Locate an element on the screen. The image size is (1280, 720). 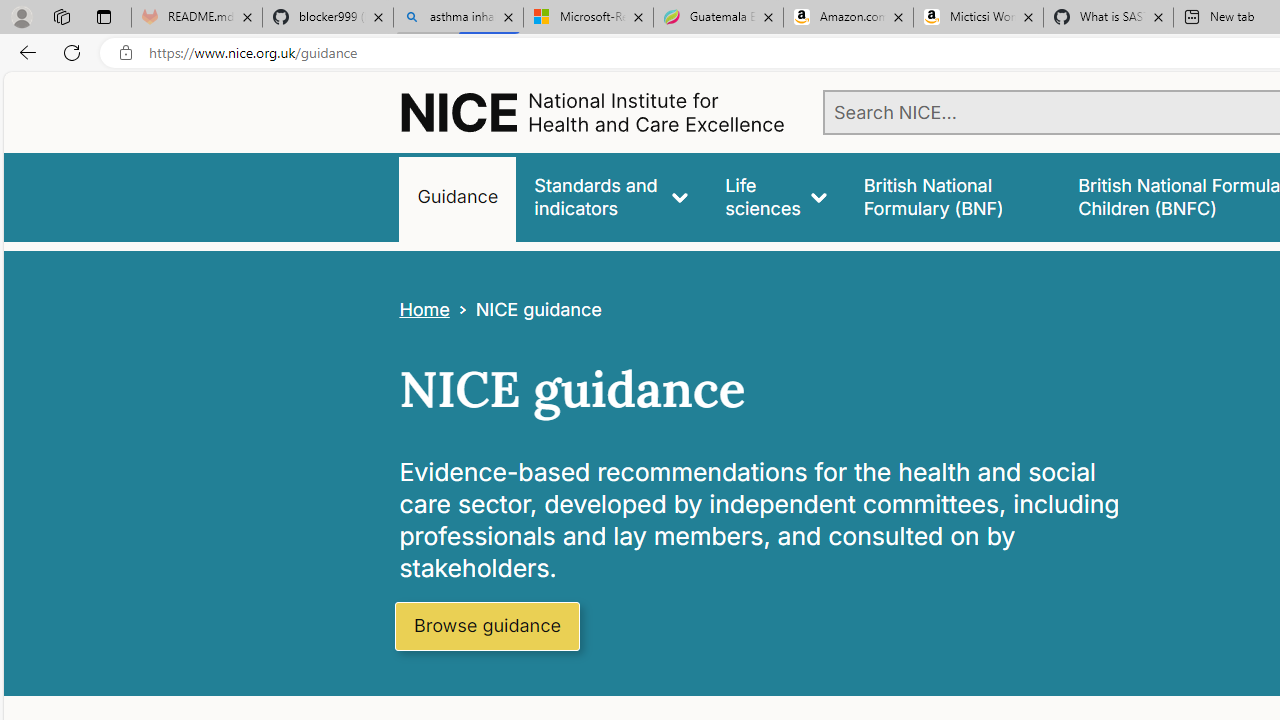
'Life sciences' is located at coordinates (775, 197).